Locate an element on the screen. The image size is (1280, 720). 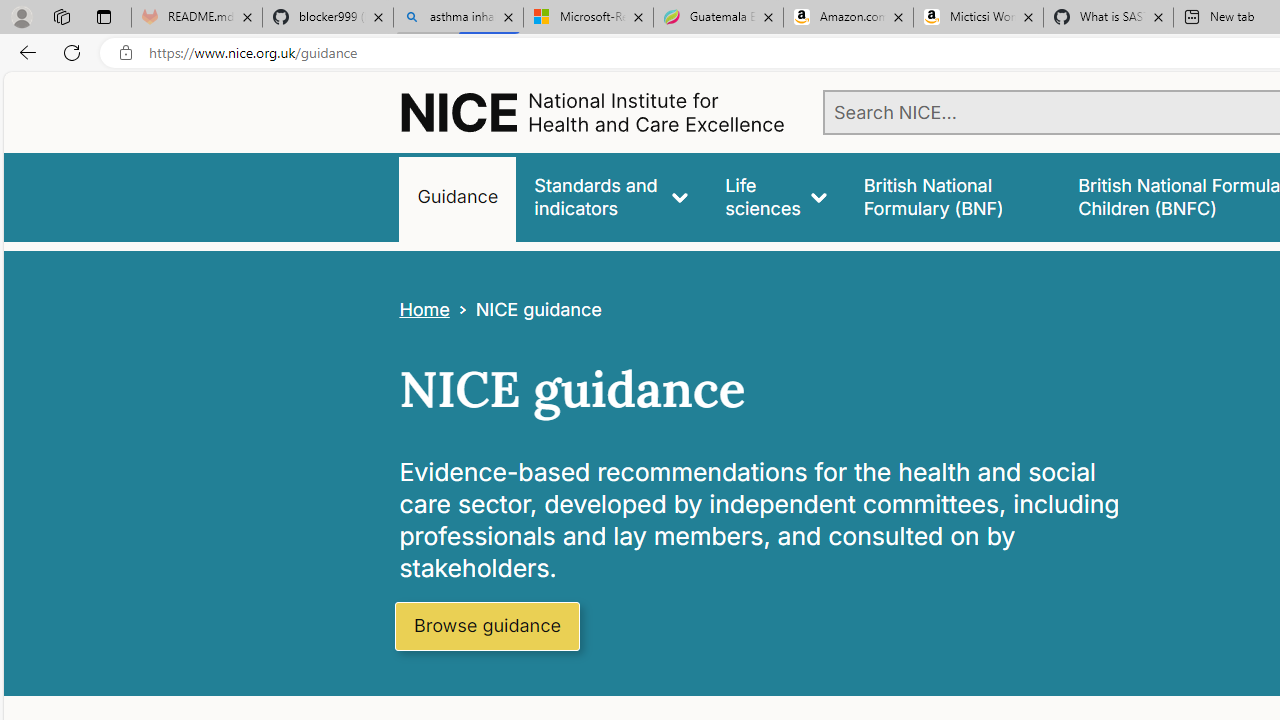
'Life sciences' is located at coordinates (775, 197).